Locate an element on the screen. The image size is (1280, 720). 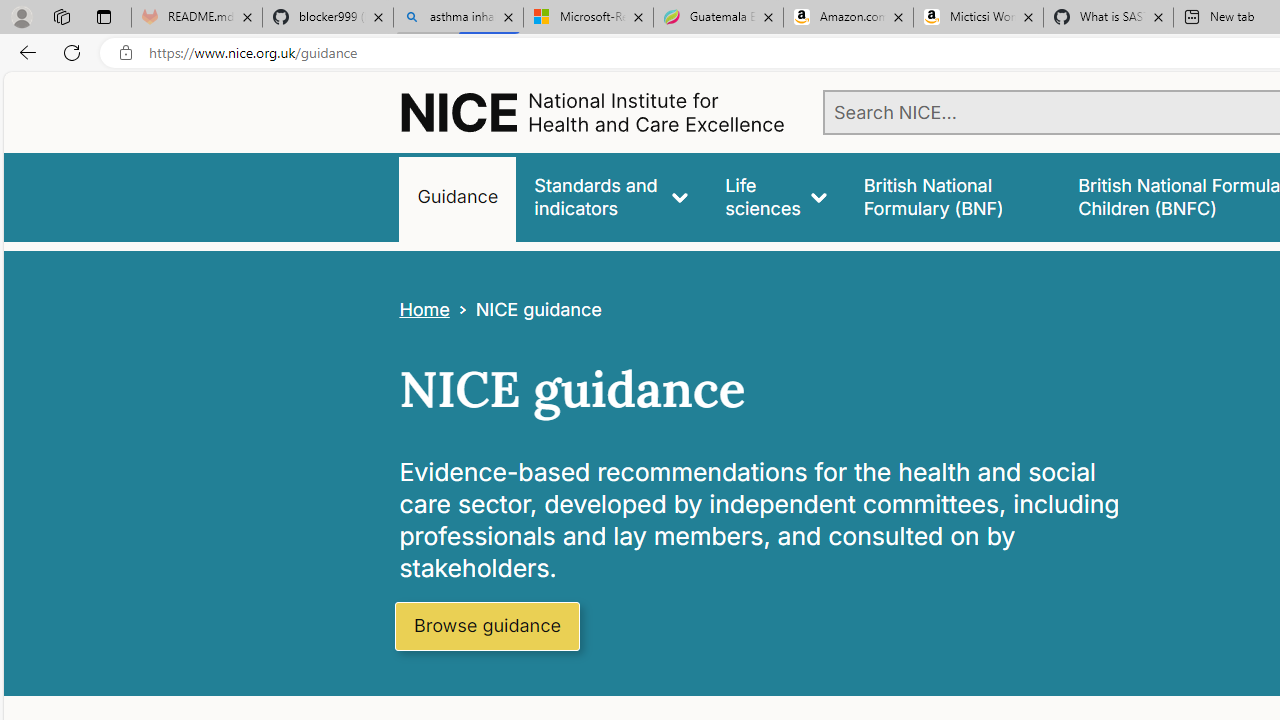
'Life sciences' is located at coordinates (775, 197).